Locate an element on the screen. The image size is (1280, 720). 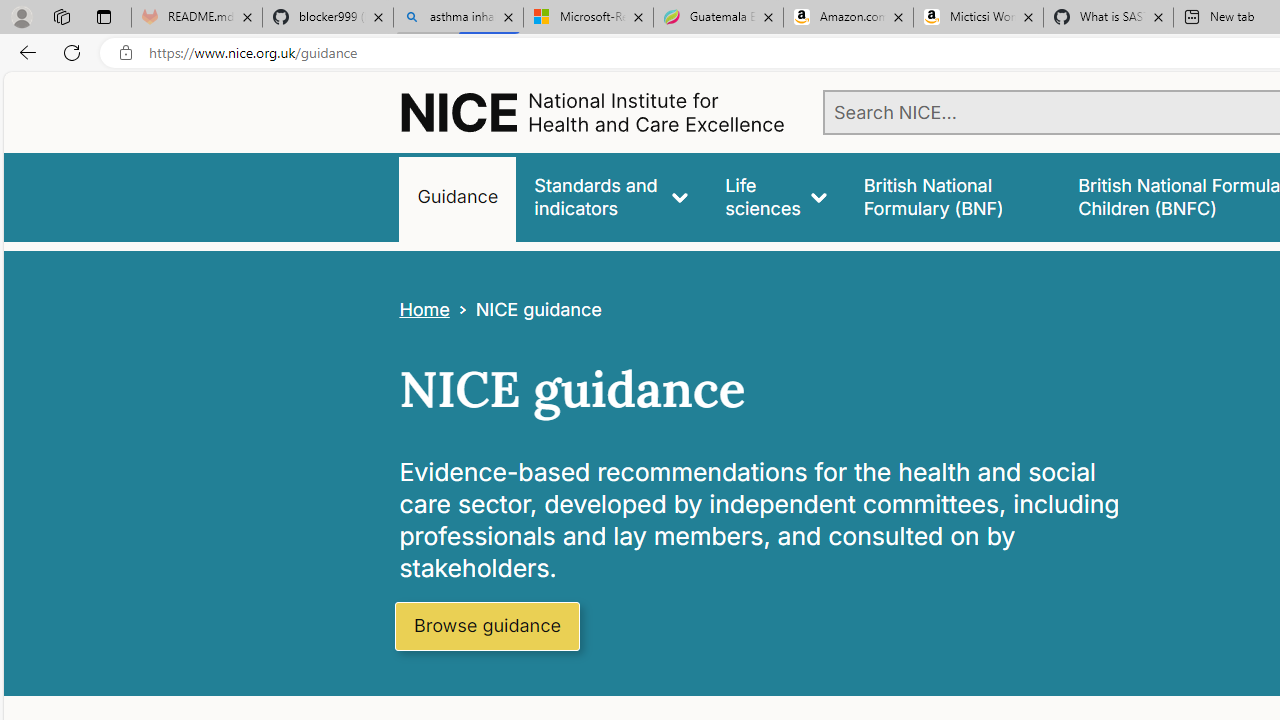
'Life sciences' is located at coordinates (775, 197).